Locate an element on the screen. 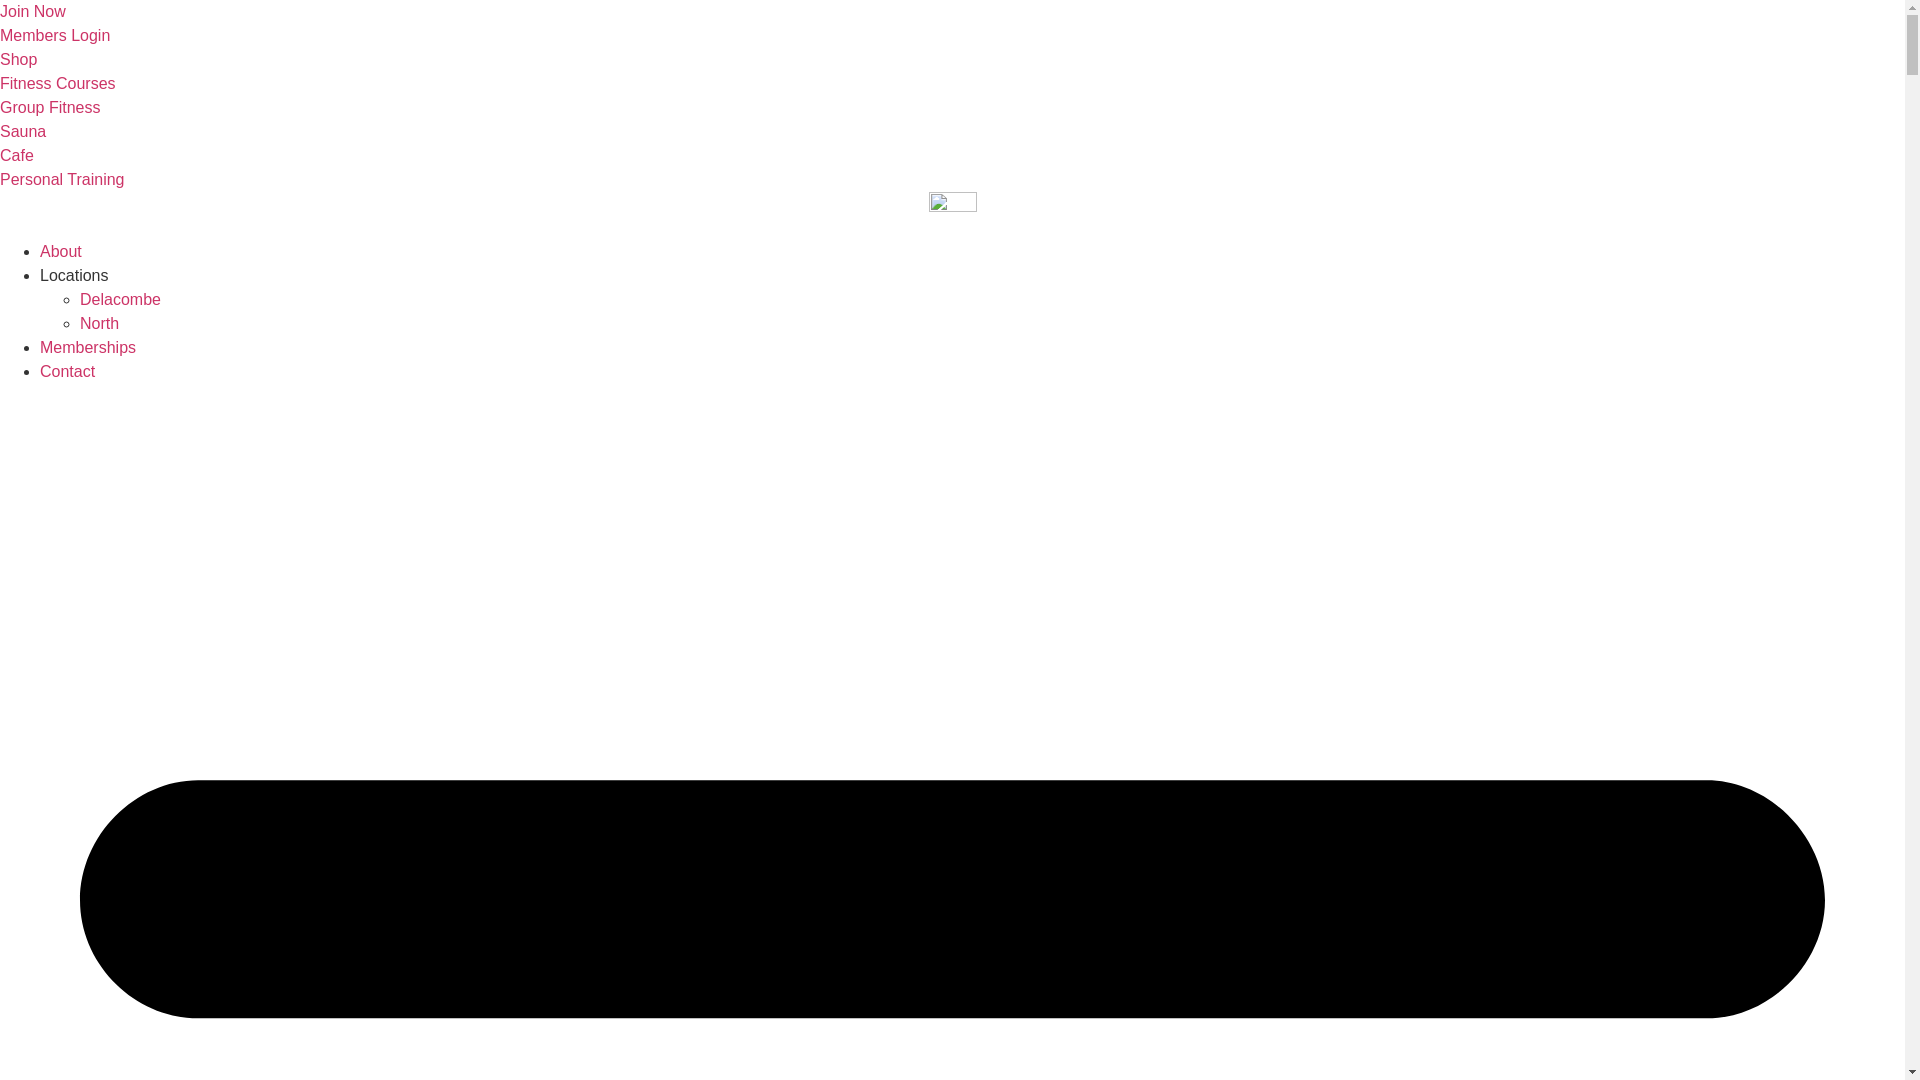  'Group Fitness' is located at coordinates (49, 107).